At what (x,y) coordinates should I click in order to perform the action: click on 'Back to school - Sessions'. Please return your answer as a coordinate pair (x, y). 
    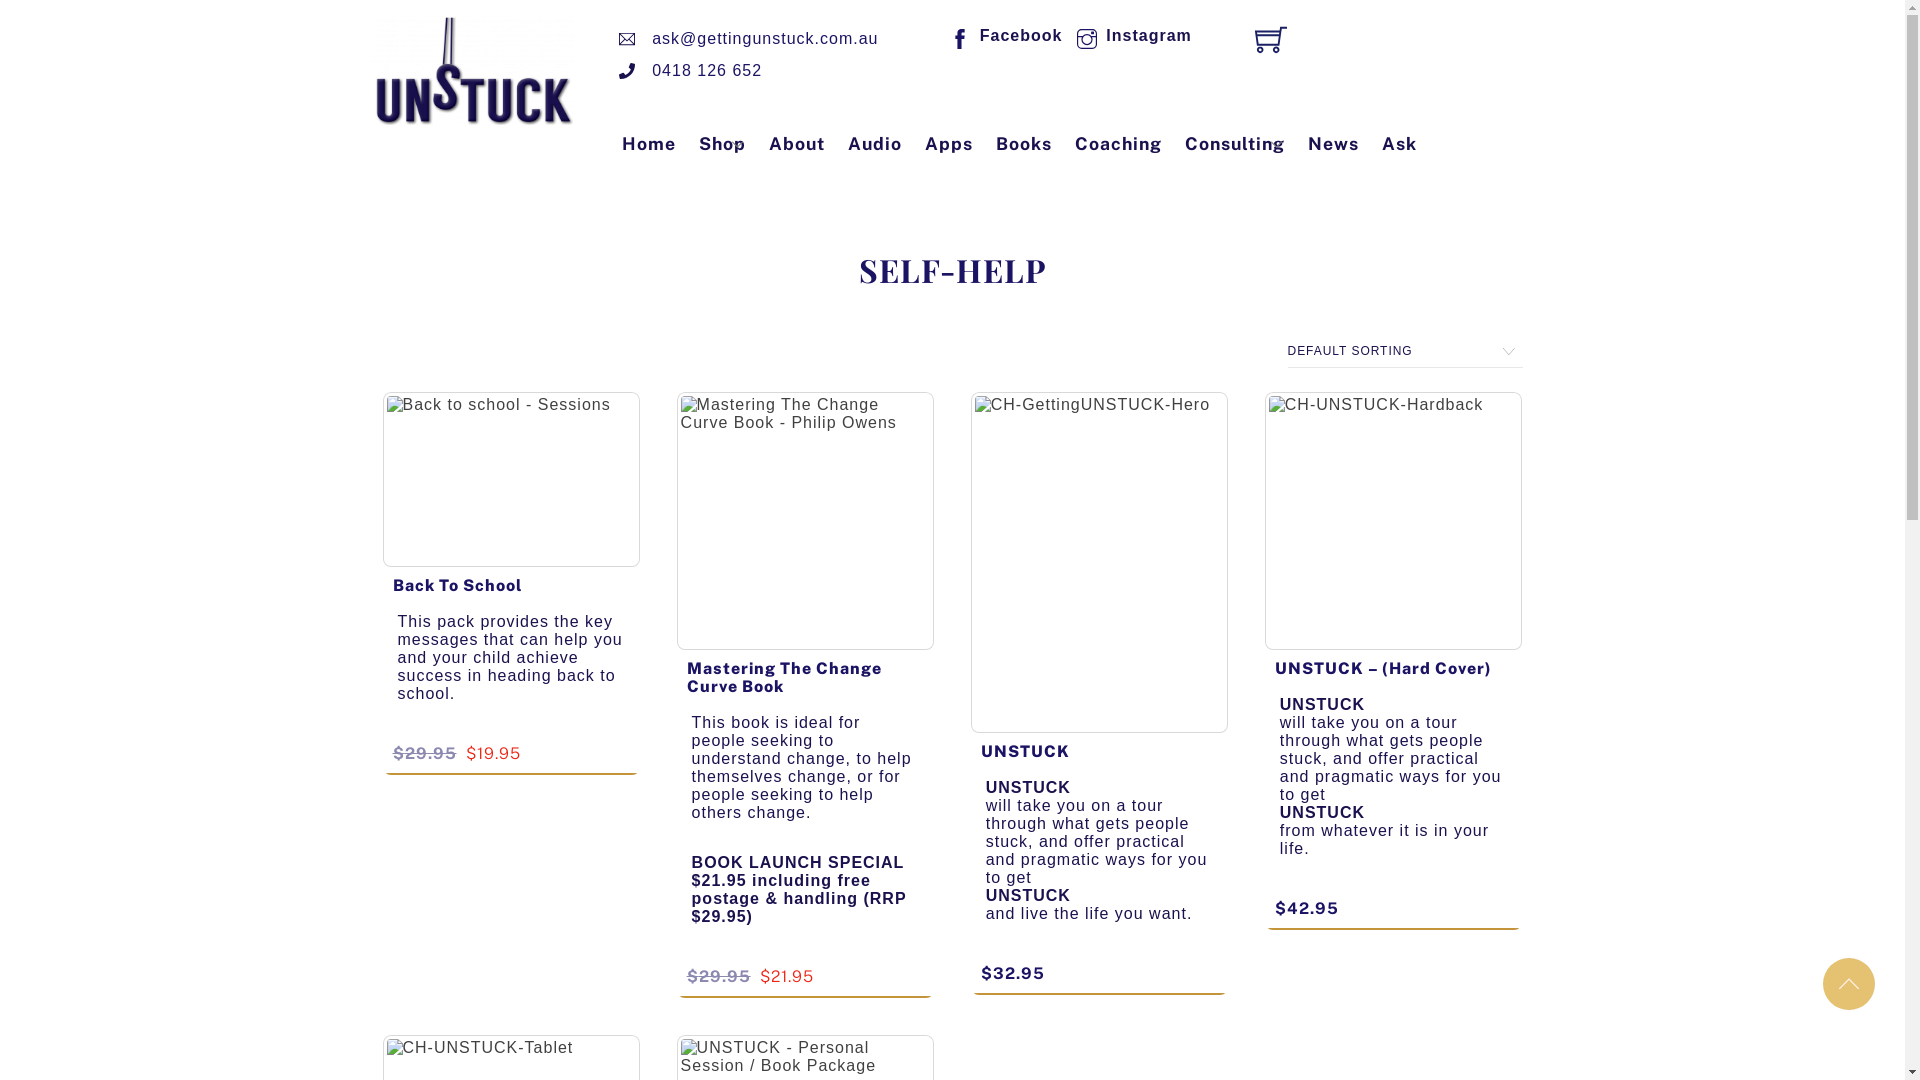
    Looking at the image, I should click on (382, 479).